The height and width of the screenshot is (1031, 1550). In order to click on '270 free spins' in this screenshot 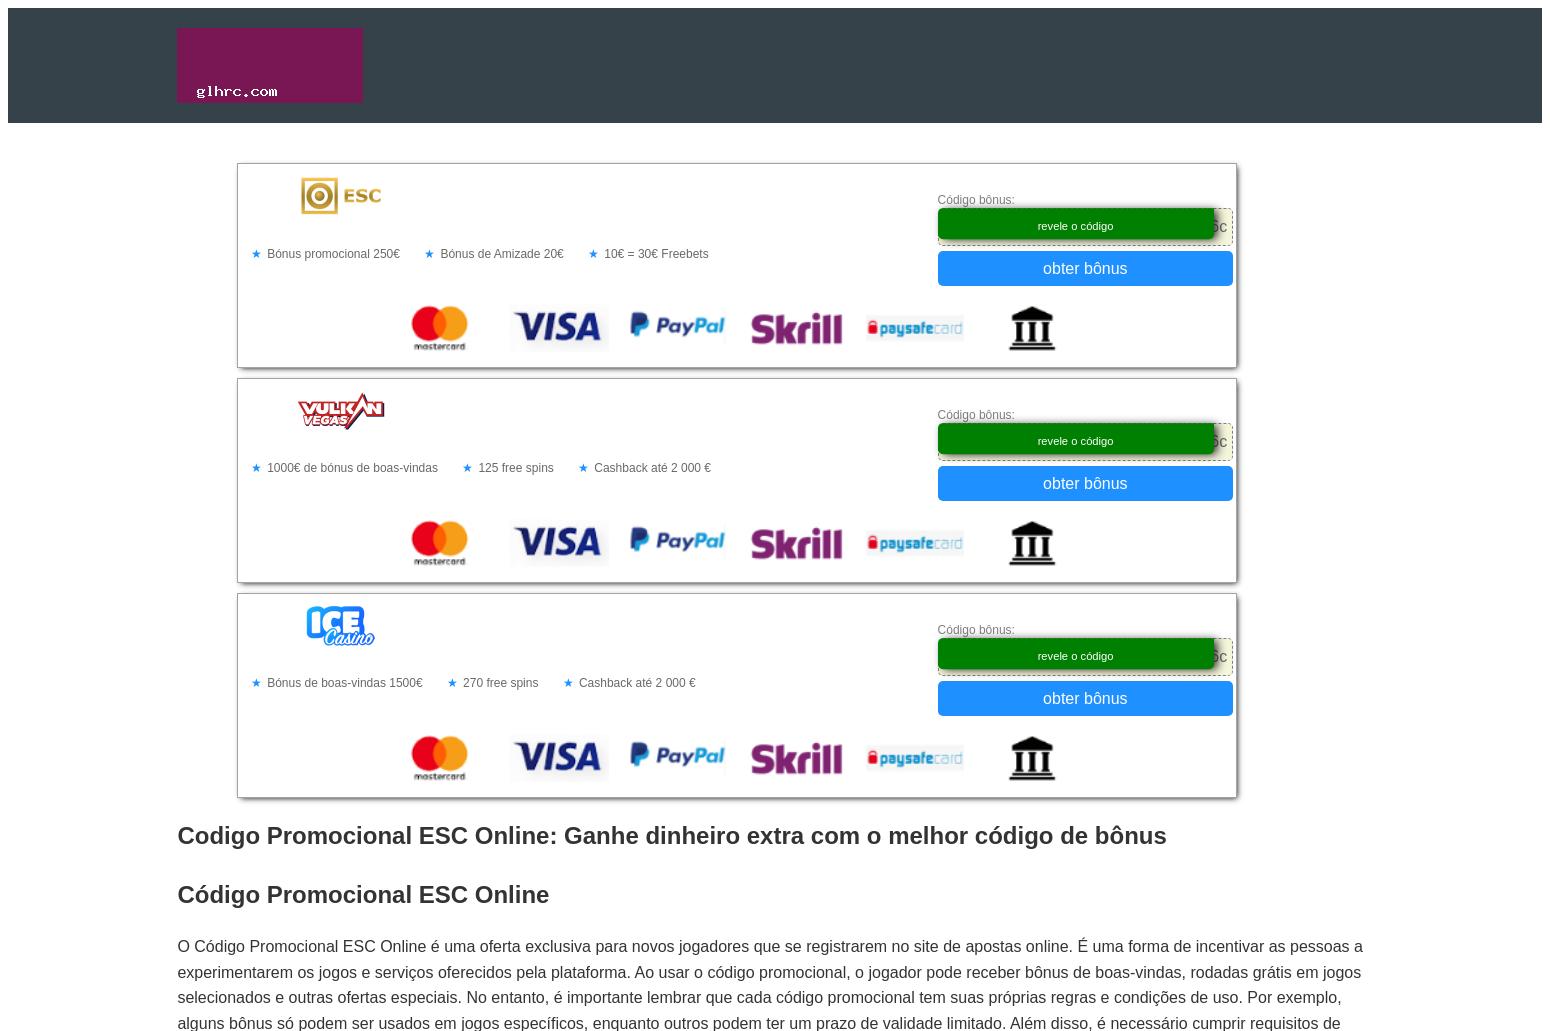, I will do `click(499, 683)`.